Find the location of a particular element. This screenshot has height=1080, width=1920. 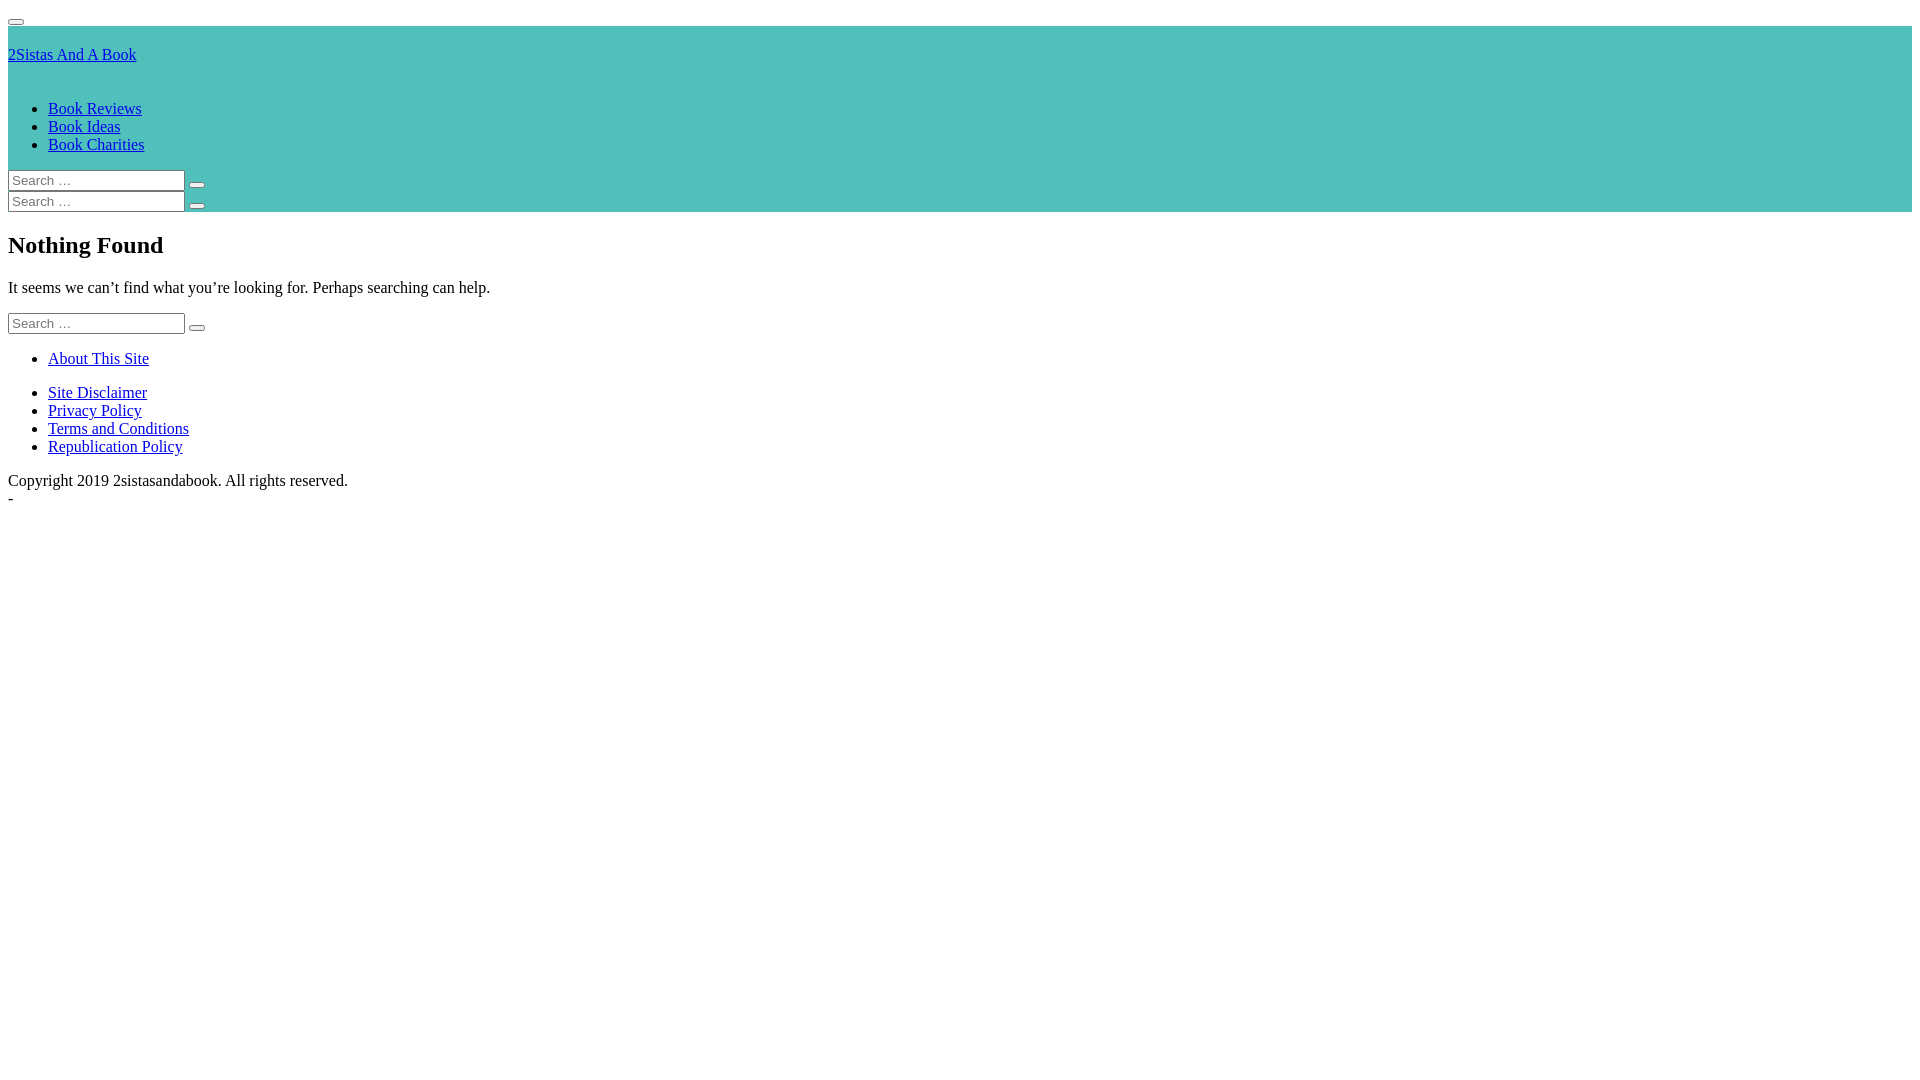

'About This Site' is located at coordinates (97, 357).